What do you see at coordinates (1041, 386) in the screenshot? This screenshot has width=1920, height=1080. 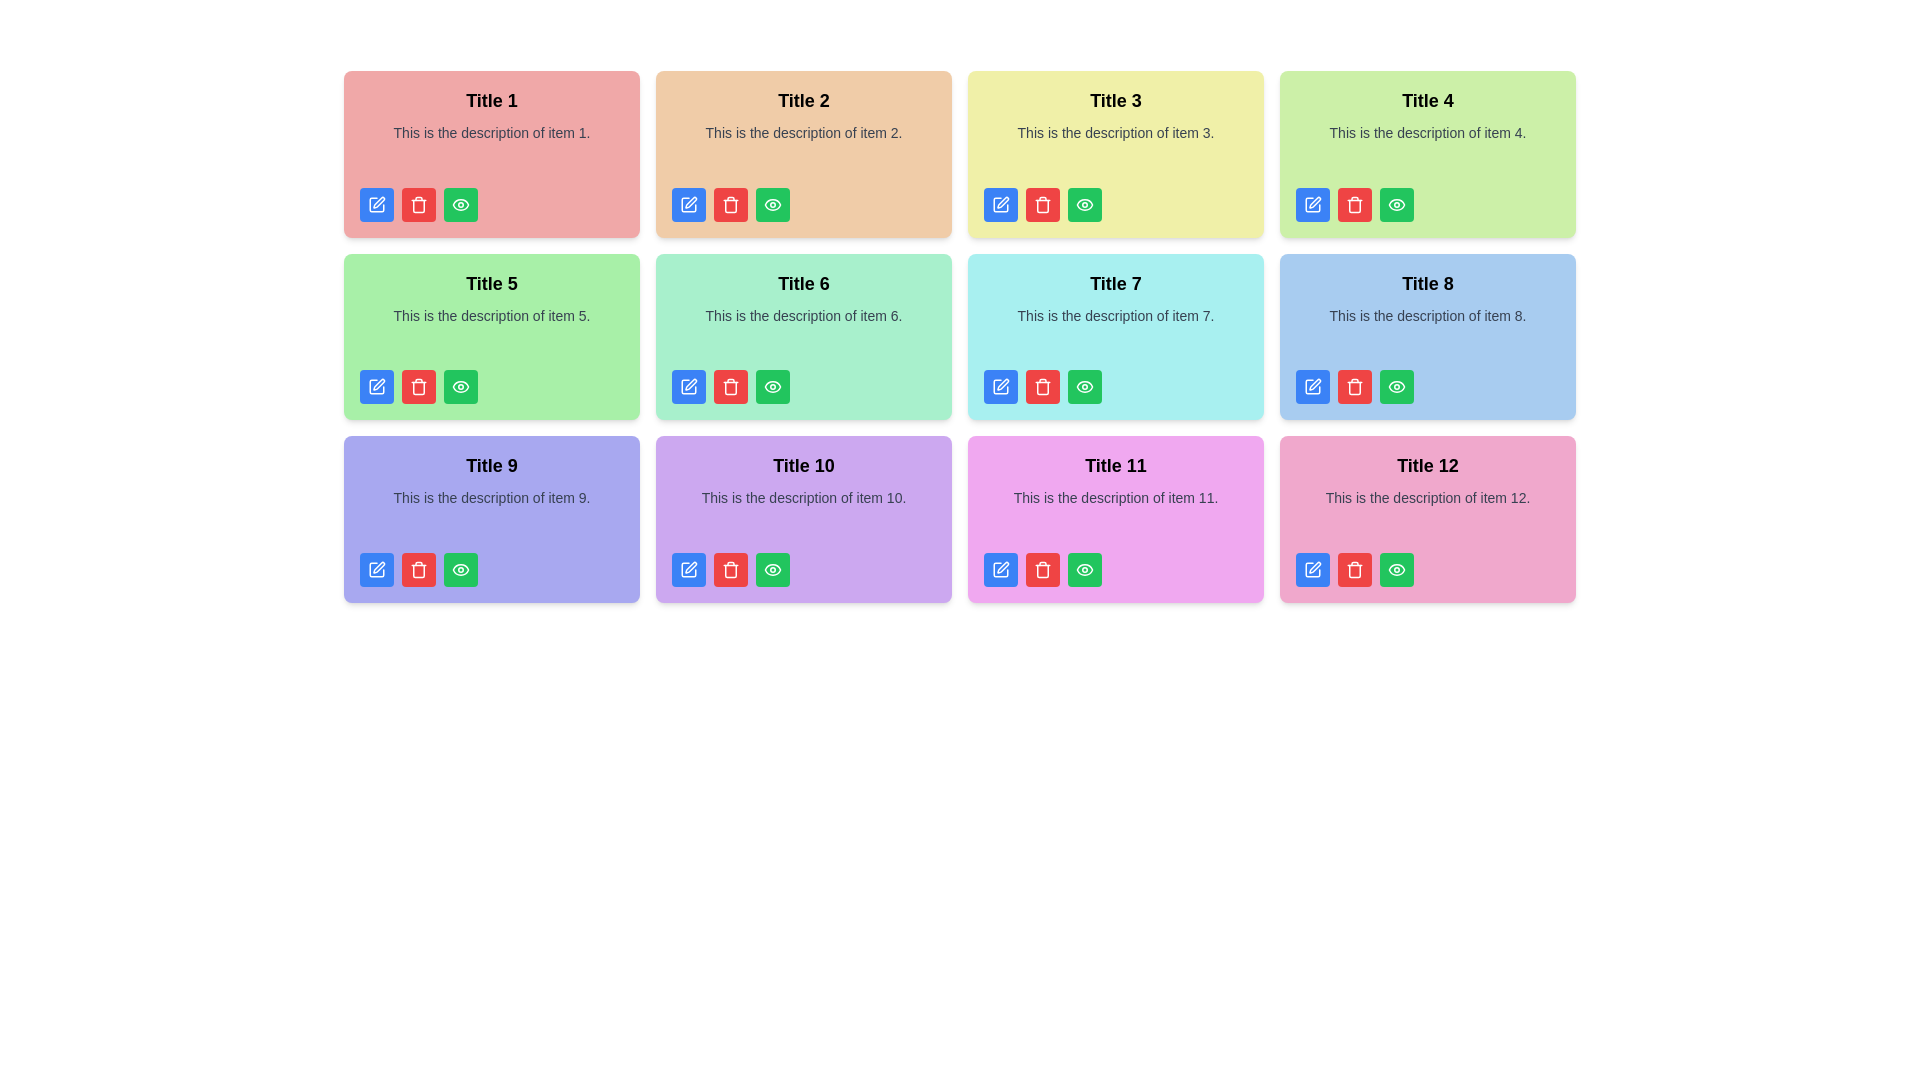 I see `the red delete button with a white trash can icon located in the middle column of the button group` at bounding box center [1041, 386].